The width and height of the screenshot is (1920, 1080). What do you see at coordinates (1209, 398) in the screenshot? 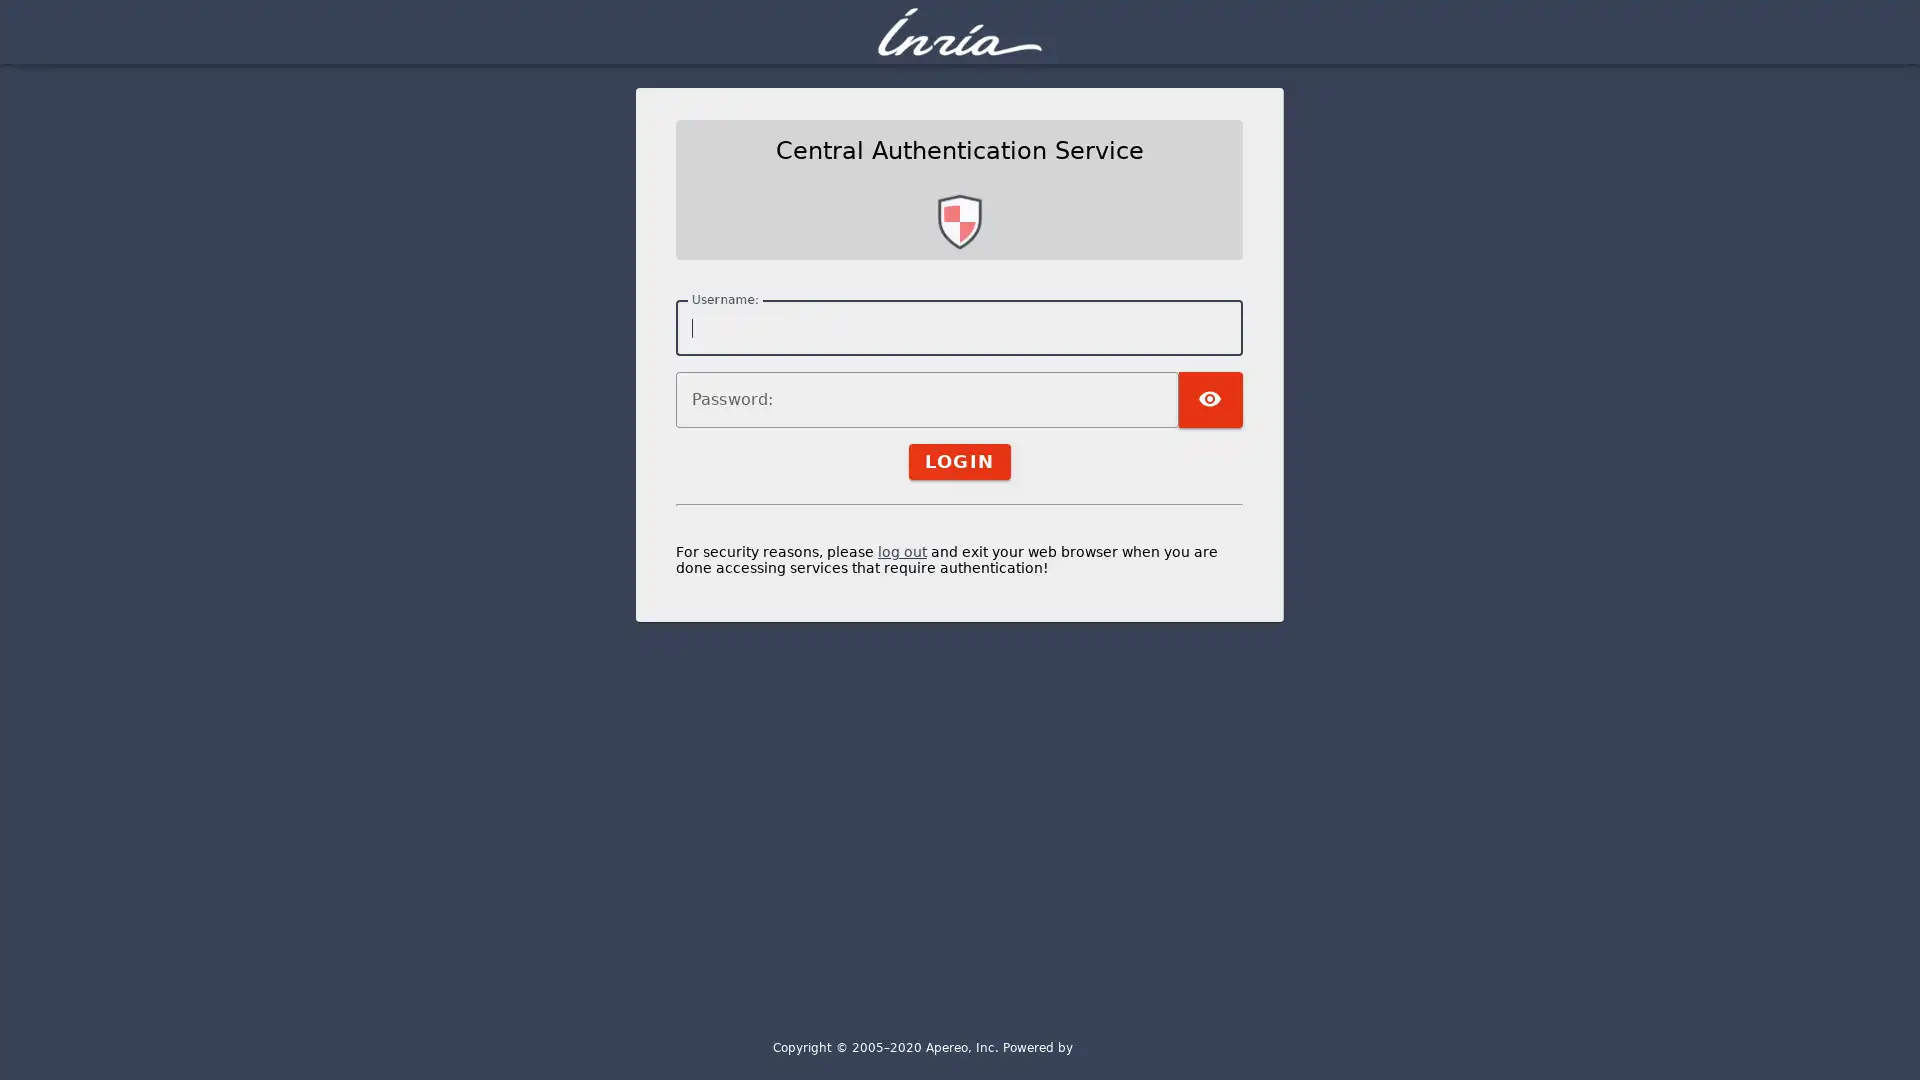
I see `TOGGLE PASSWORD` at bounding box center [1209, 398].